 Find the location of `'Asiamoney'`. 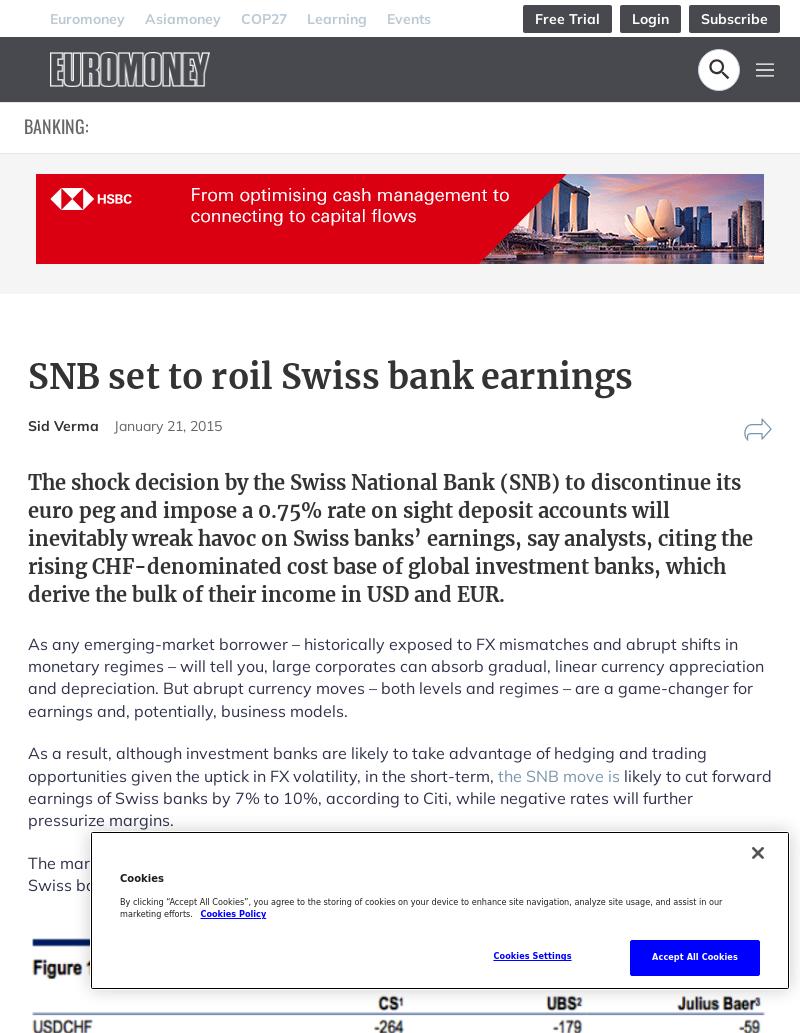

'Asiamoney' is located at coordinates (182, 17).